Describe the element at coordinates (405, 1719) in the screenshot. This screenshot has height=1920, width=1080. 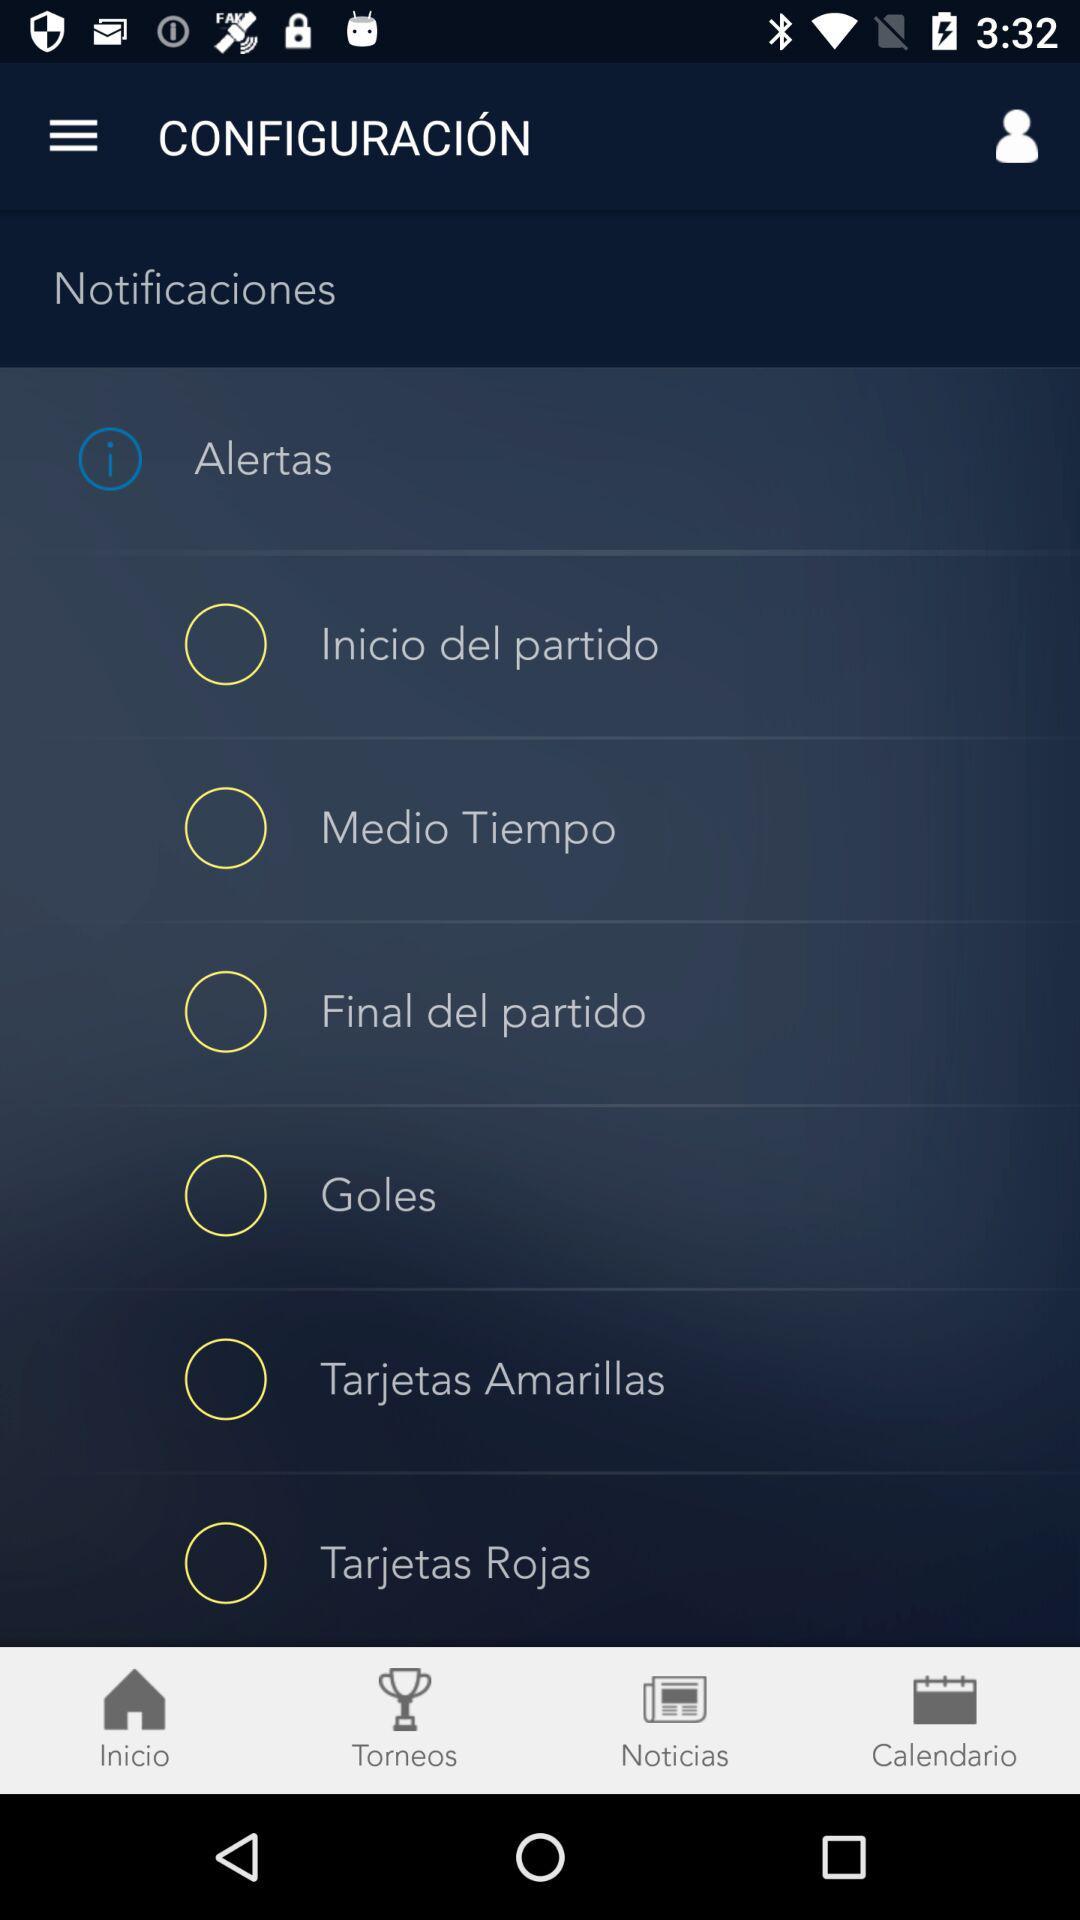
I see `the location icon` at that location.